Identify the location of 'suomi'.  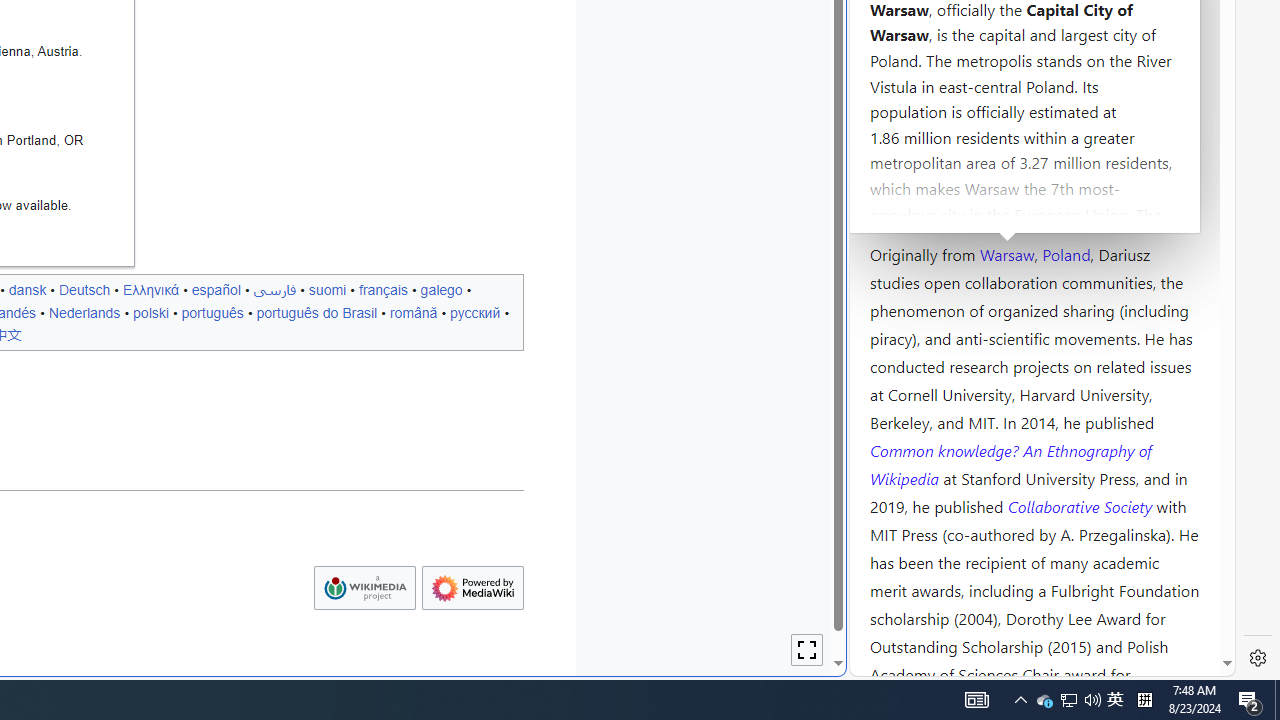
(327, 289).